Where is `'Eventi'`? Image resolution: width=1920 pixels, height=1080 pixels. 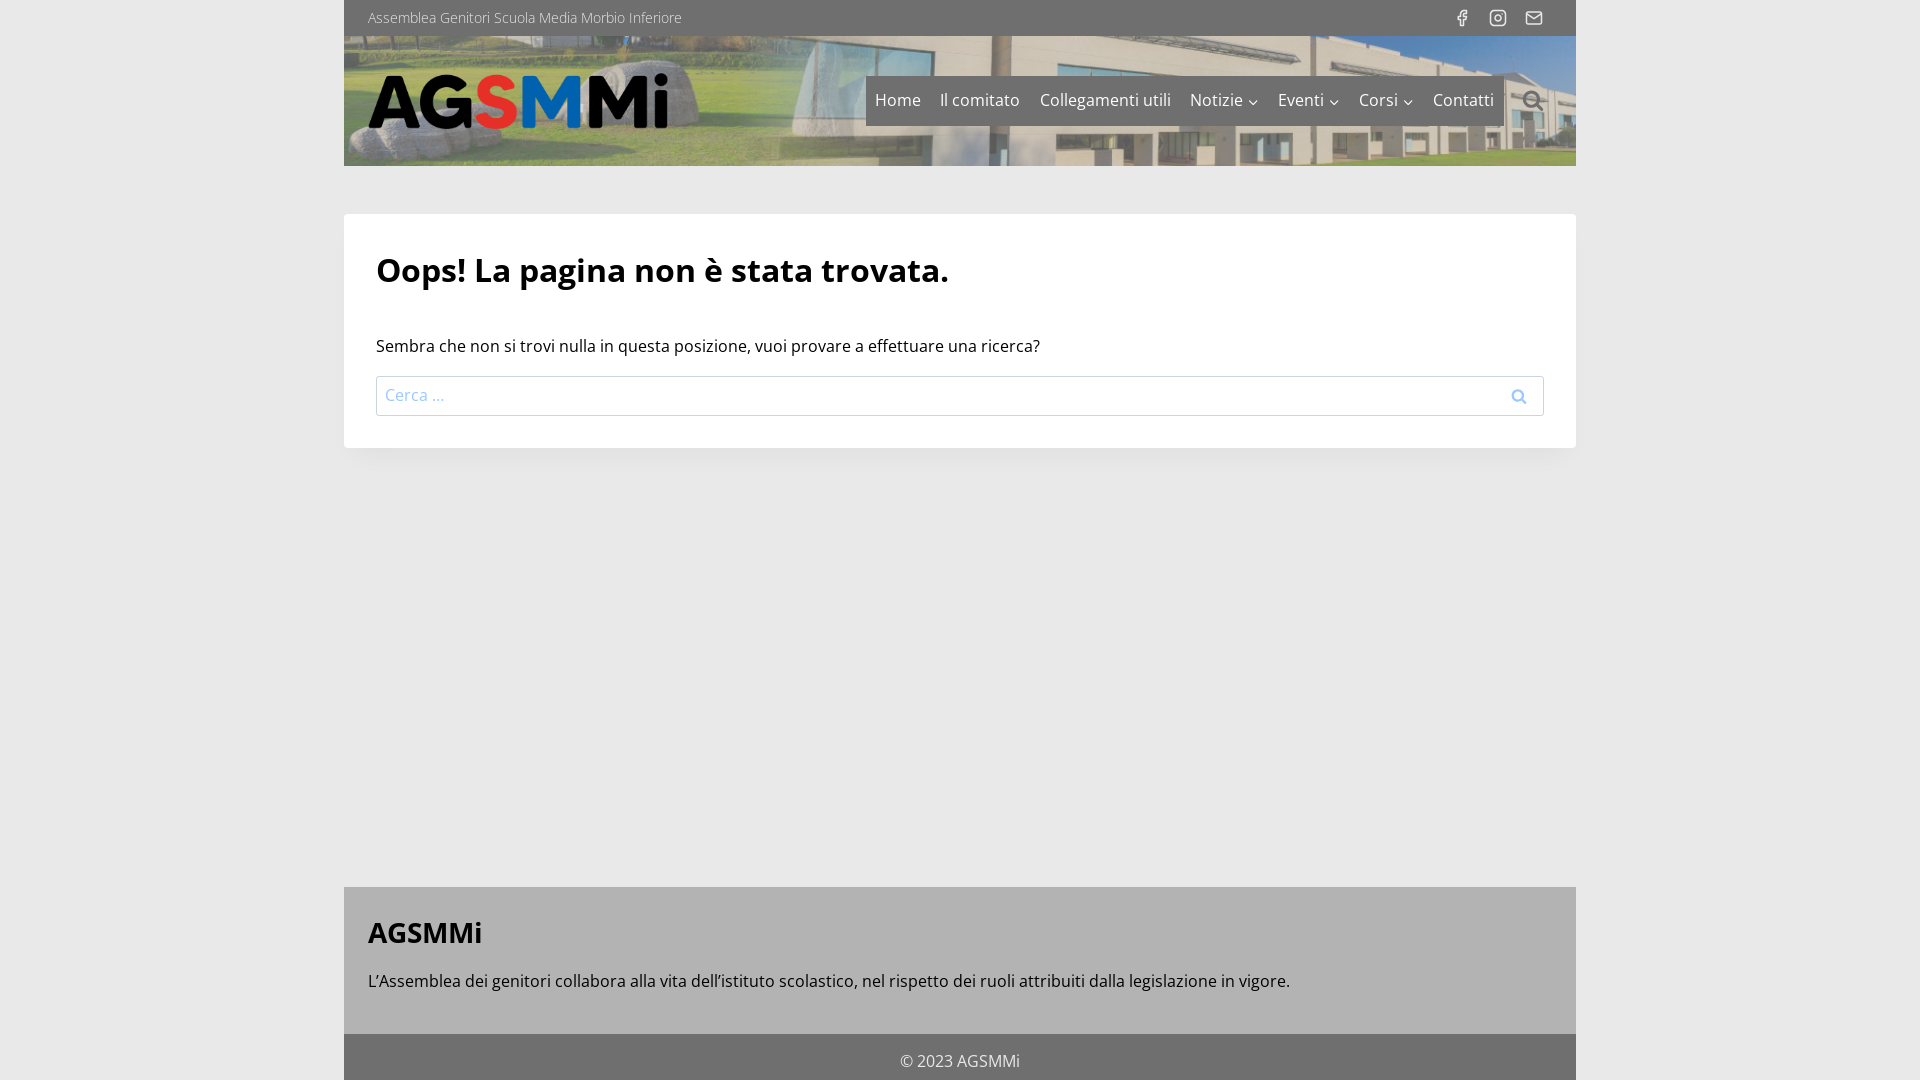 'Eventi' is located at coordinates (1308, 100).